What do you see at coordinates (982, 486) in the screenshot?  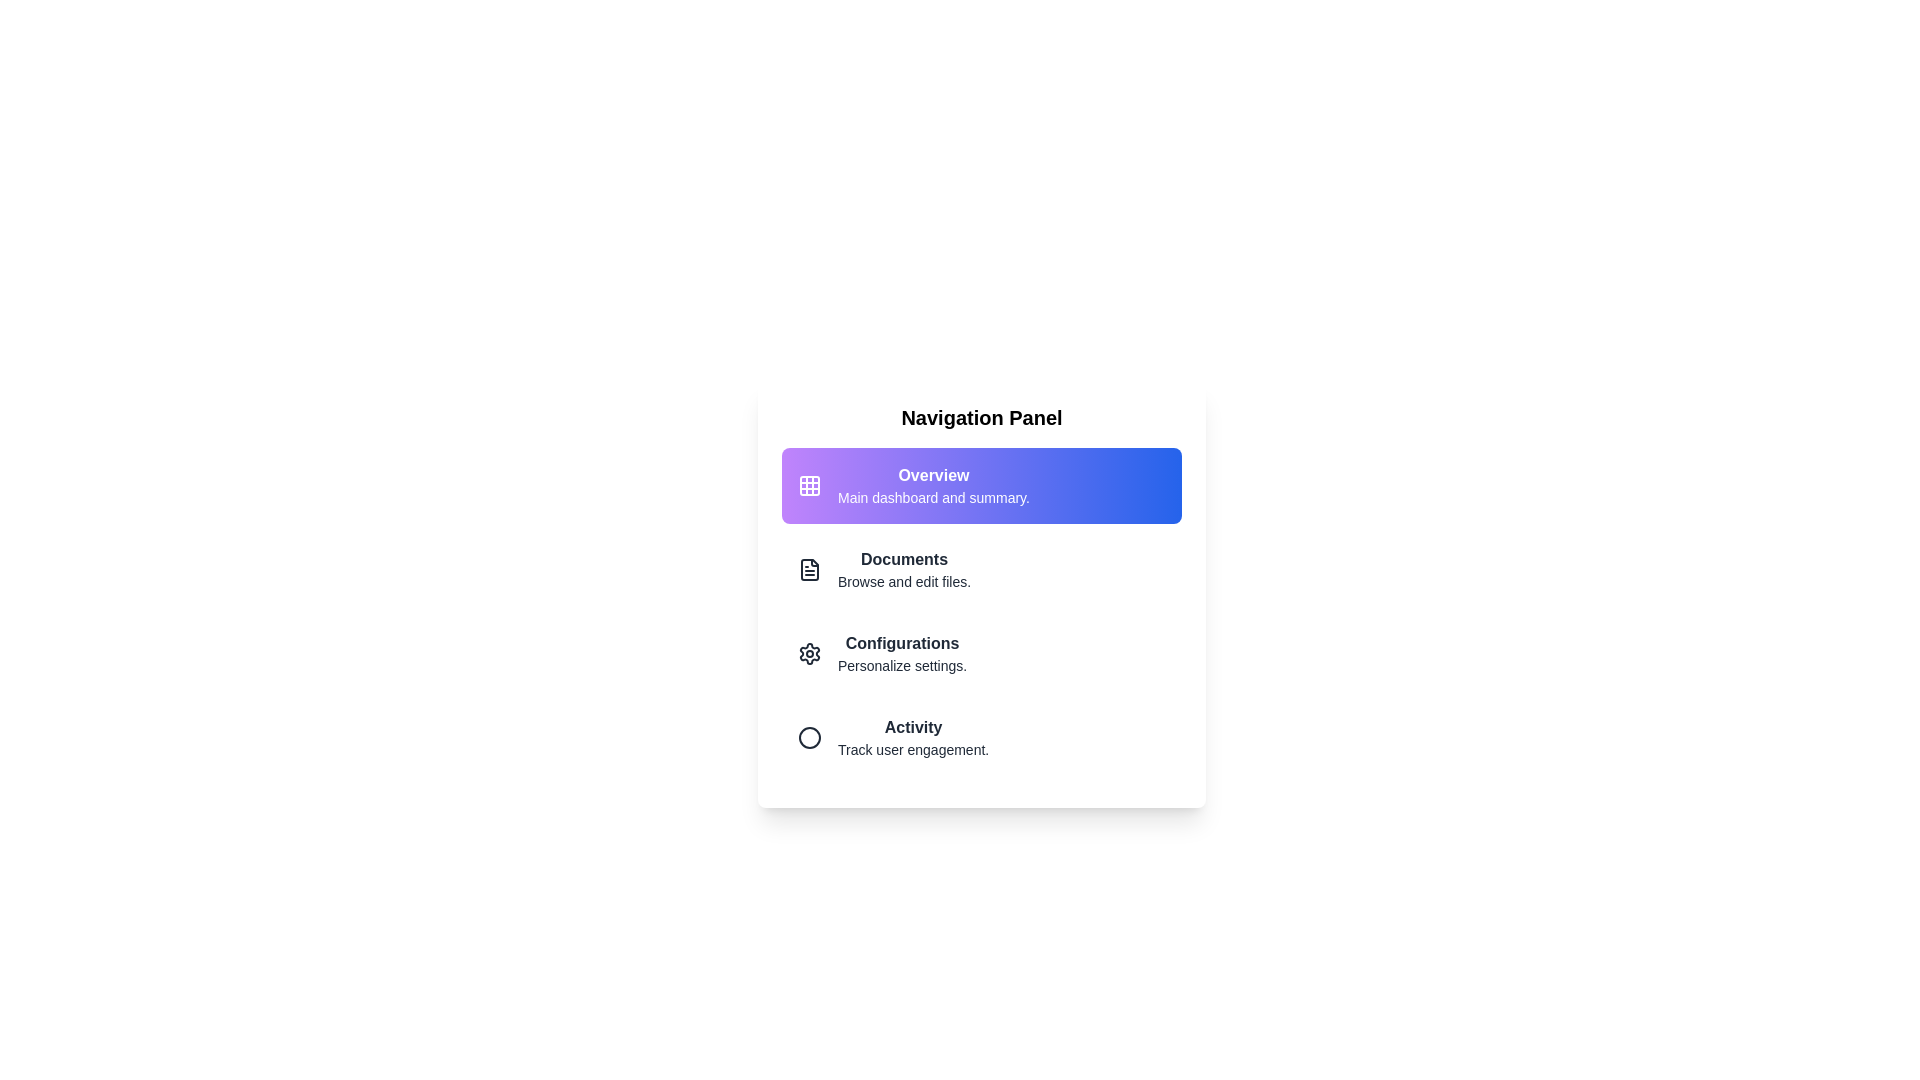 I see `the menu section corresponding to Overview` at bounding box center [982, 486].